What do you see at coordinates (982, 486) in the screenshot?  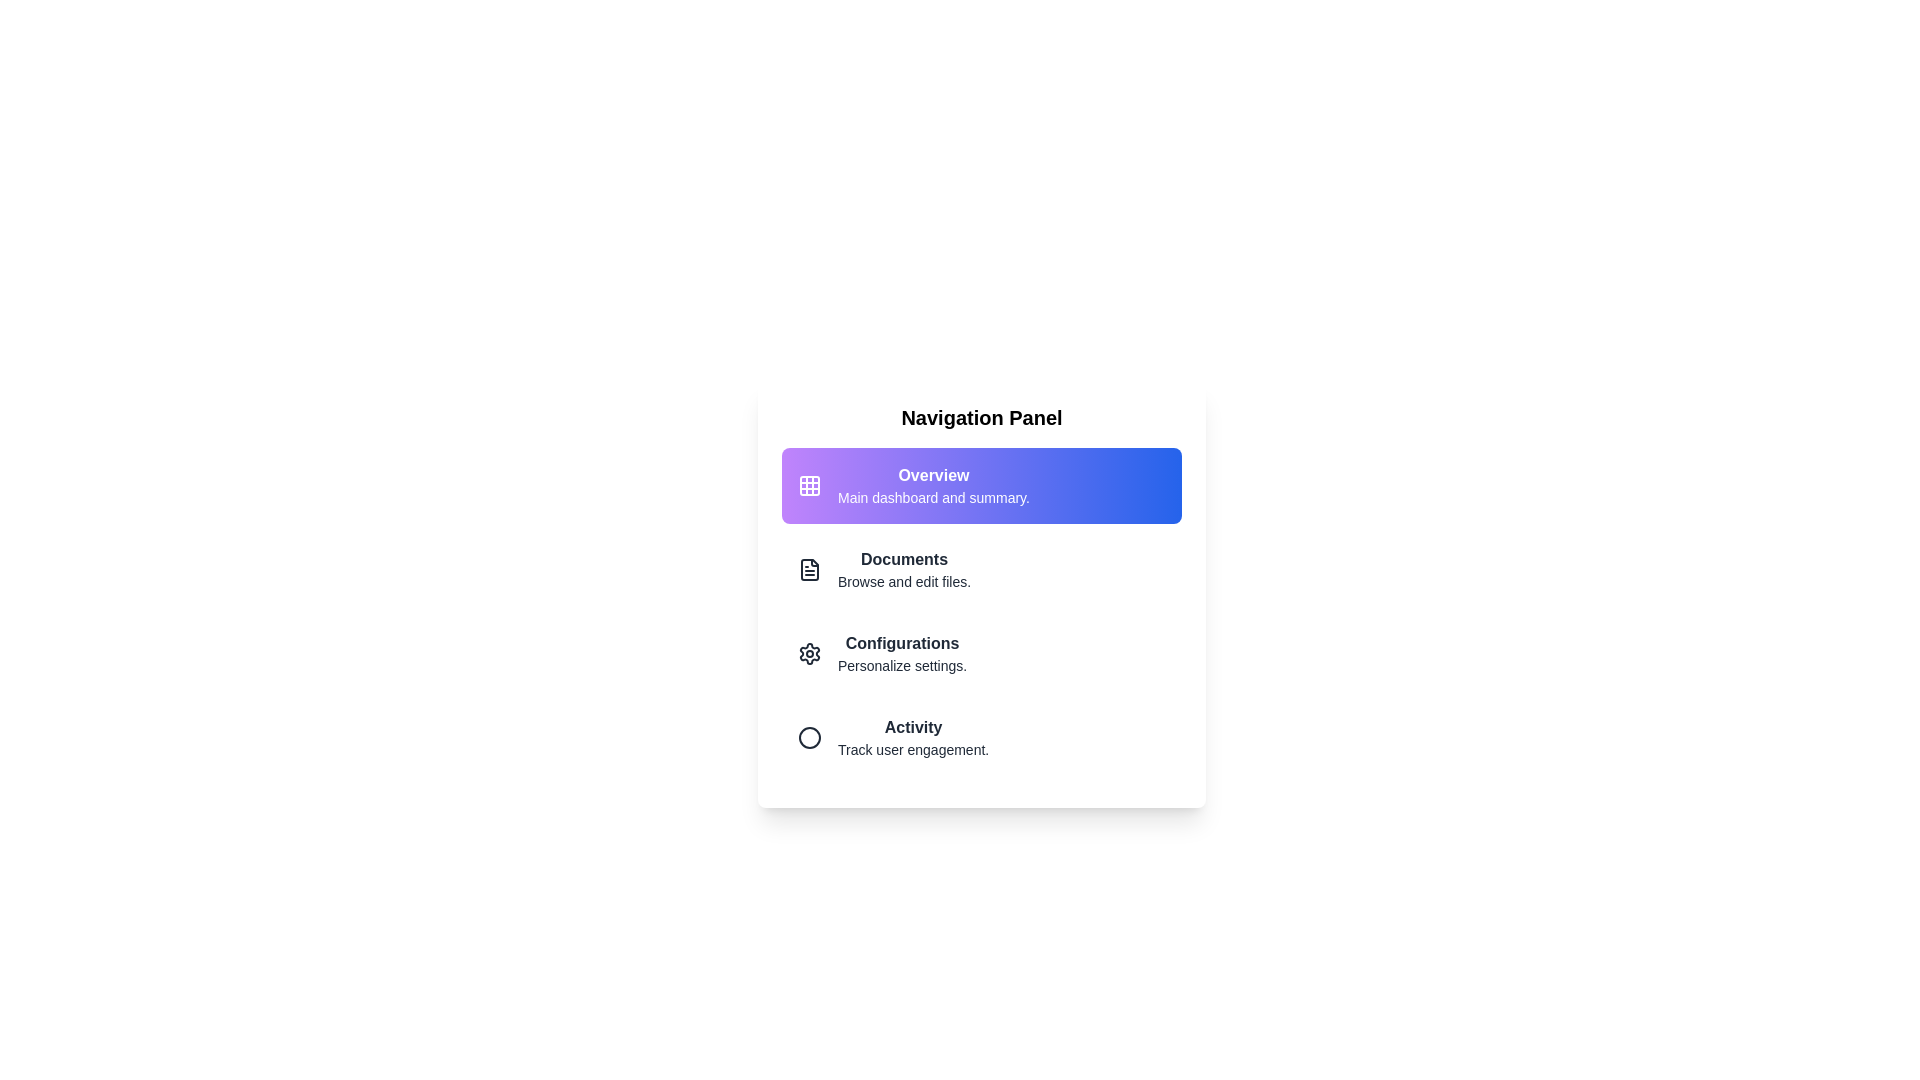 I see `the menu section corresponding to Overview` at bounding box center [982, 486].